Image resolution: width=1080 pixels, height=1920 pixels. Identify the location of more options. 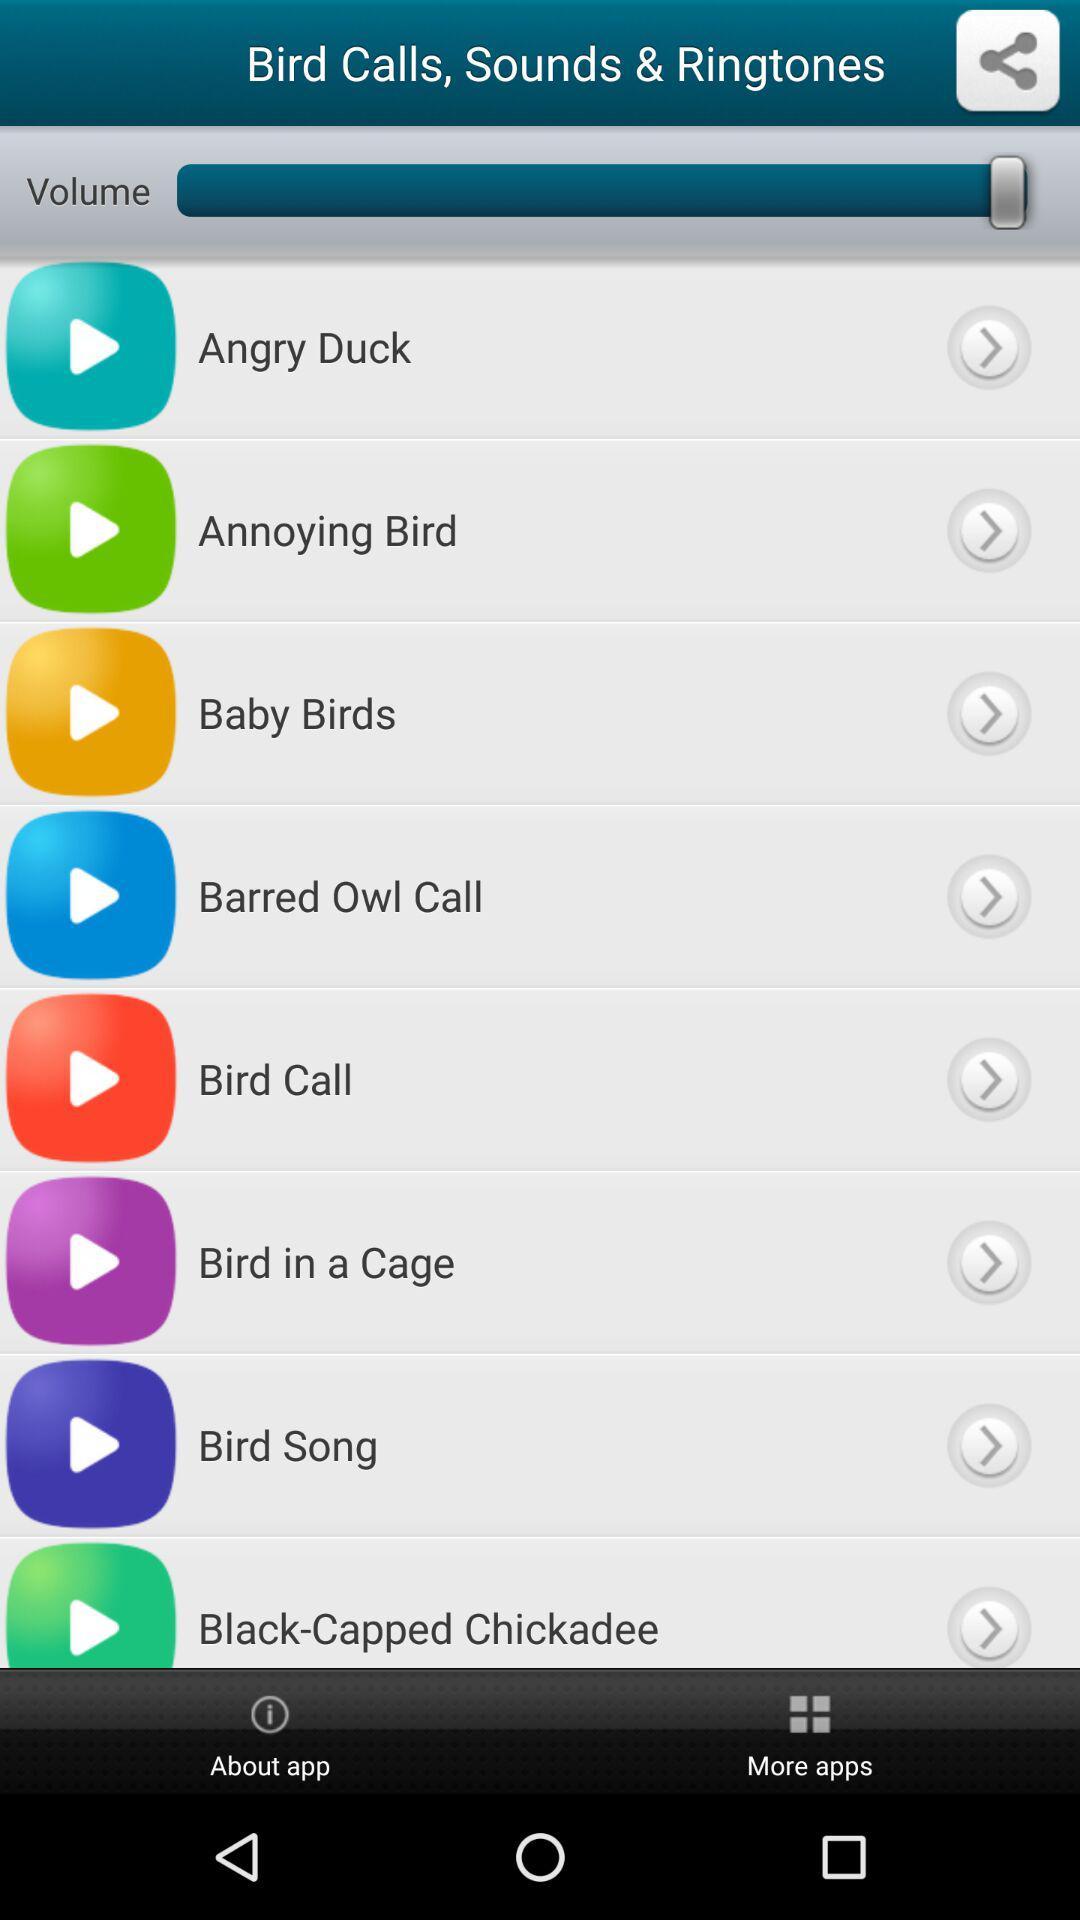
(987, 712).